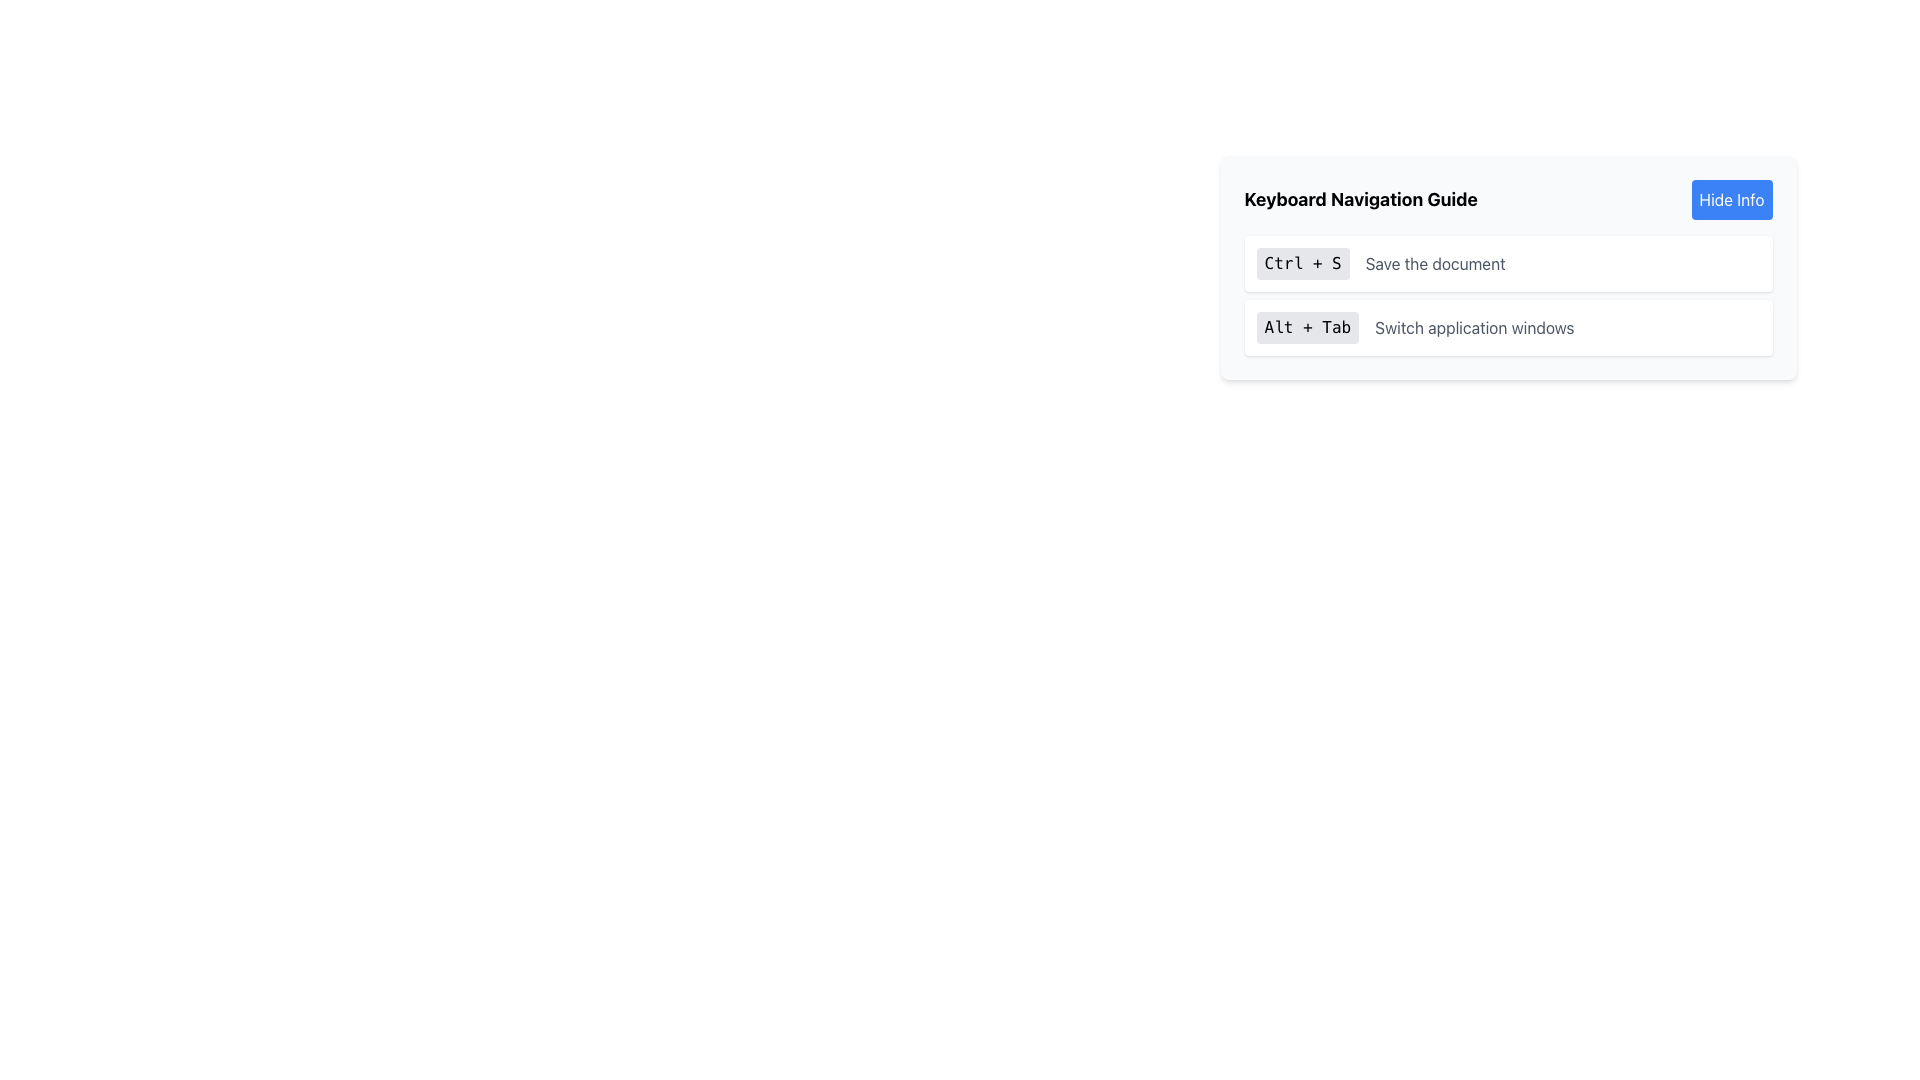 This screenshot has height=1080, width=1920. What do you see at coordinates (1508, 326) in the screenshot?
I see `the informational unit displaying the shortcut 'Alt + Tab' with the description 'Switch application windows', located below the 'Ctrl + S' shortcut` at bounding box center [1508, 326].